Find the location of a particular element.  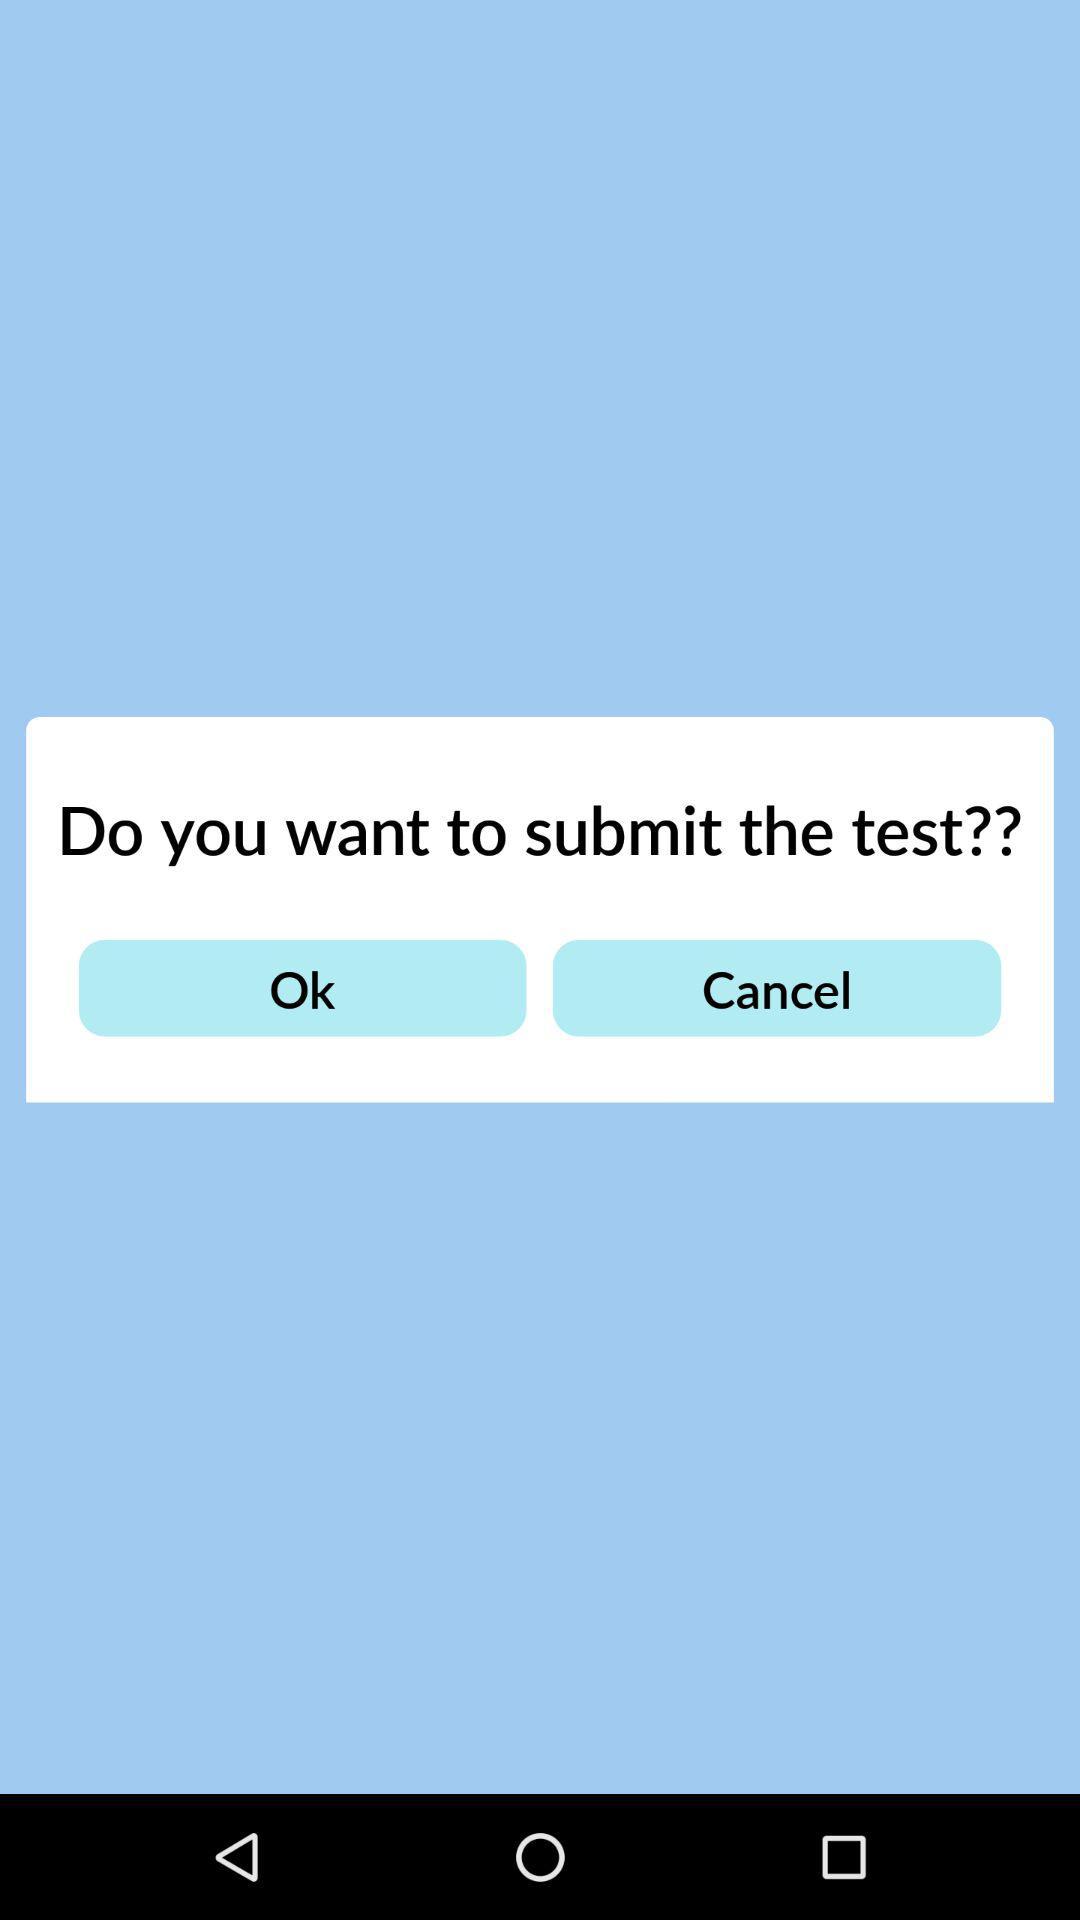

the icon below the do you want is located at coordinates (302, 988).